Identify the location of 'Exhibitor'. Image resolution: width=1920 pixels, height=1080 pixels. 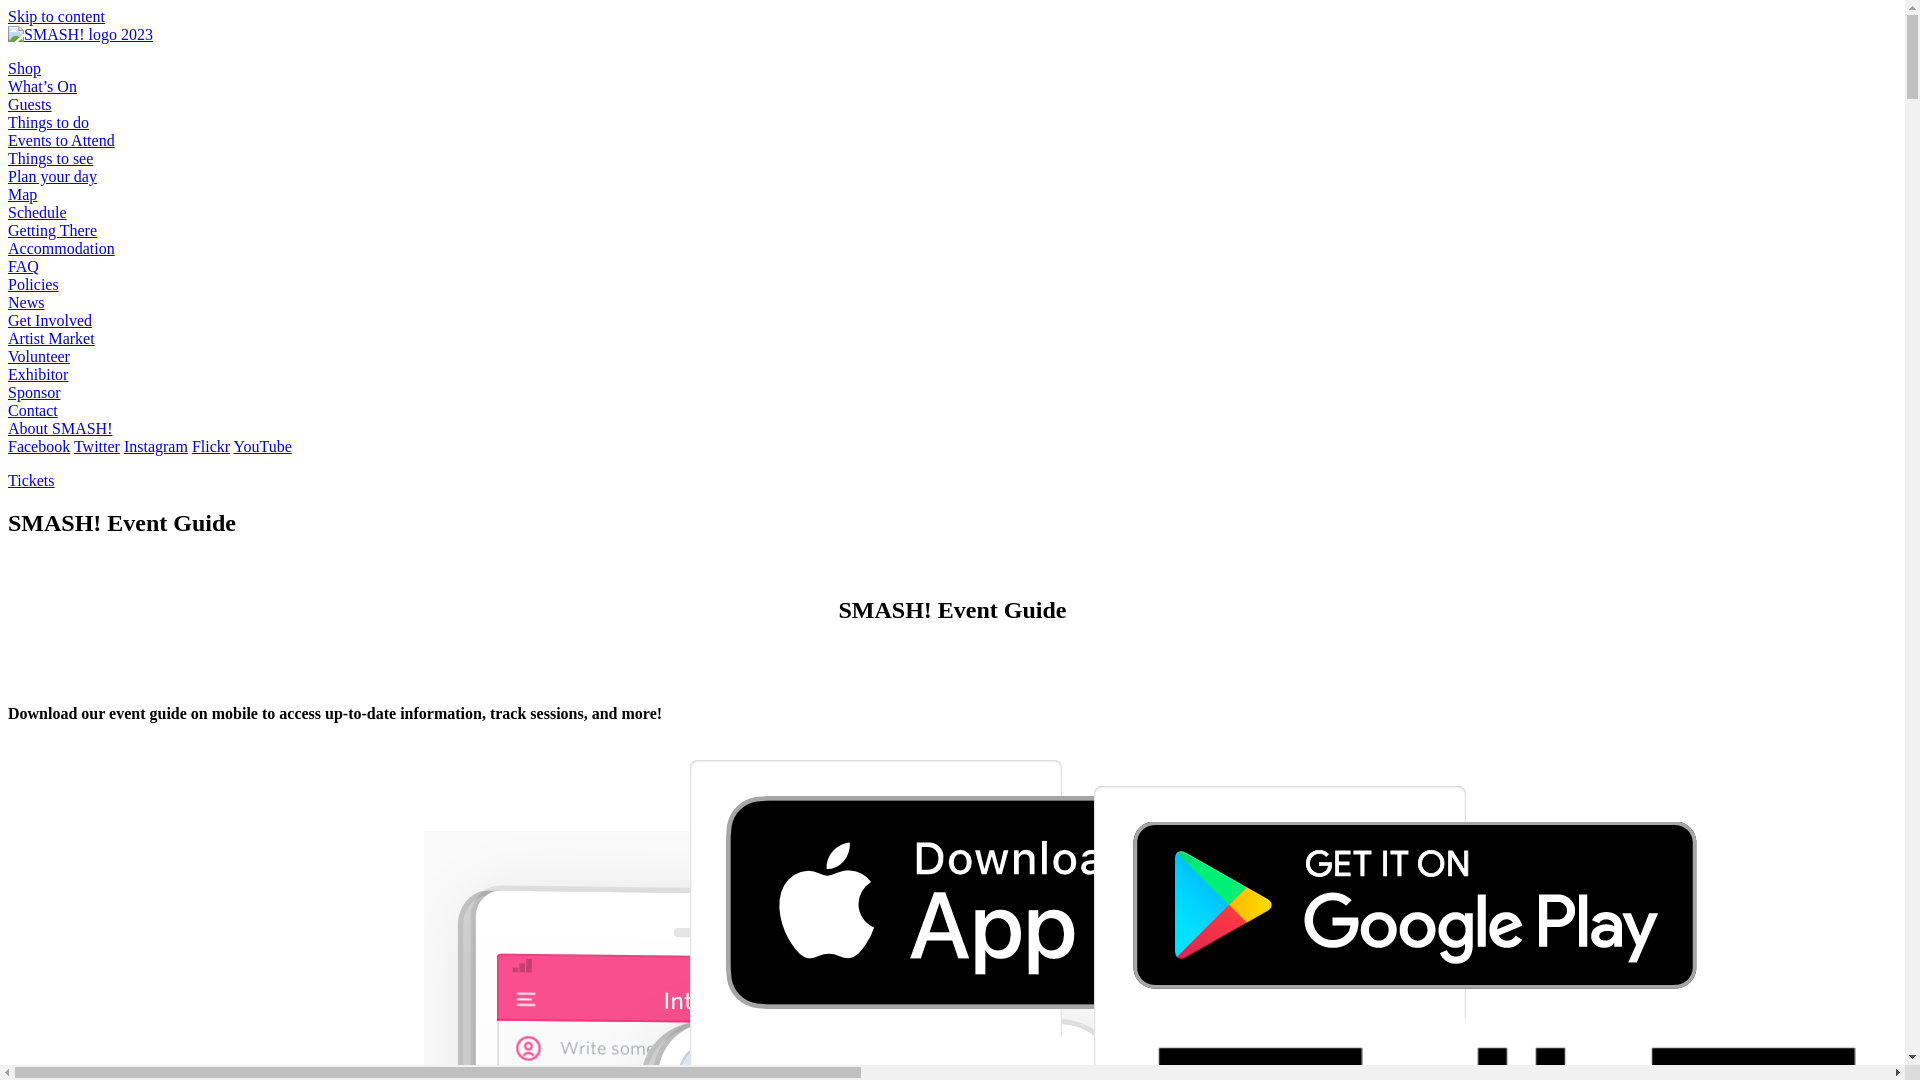
(38, 374).